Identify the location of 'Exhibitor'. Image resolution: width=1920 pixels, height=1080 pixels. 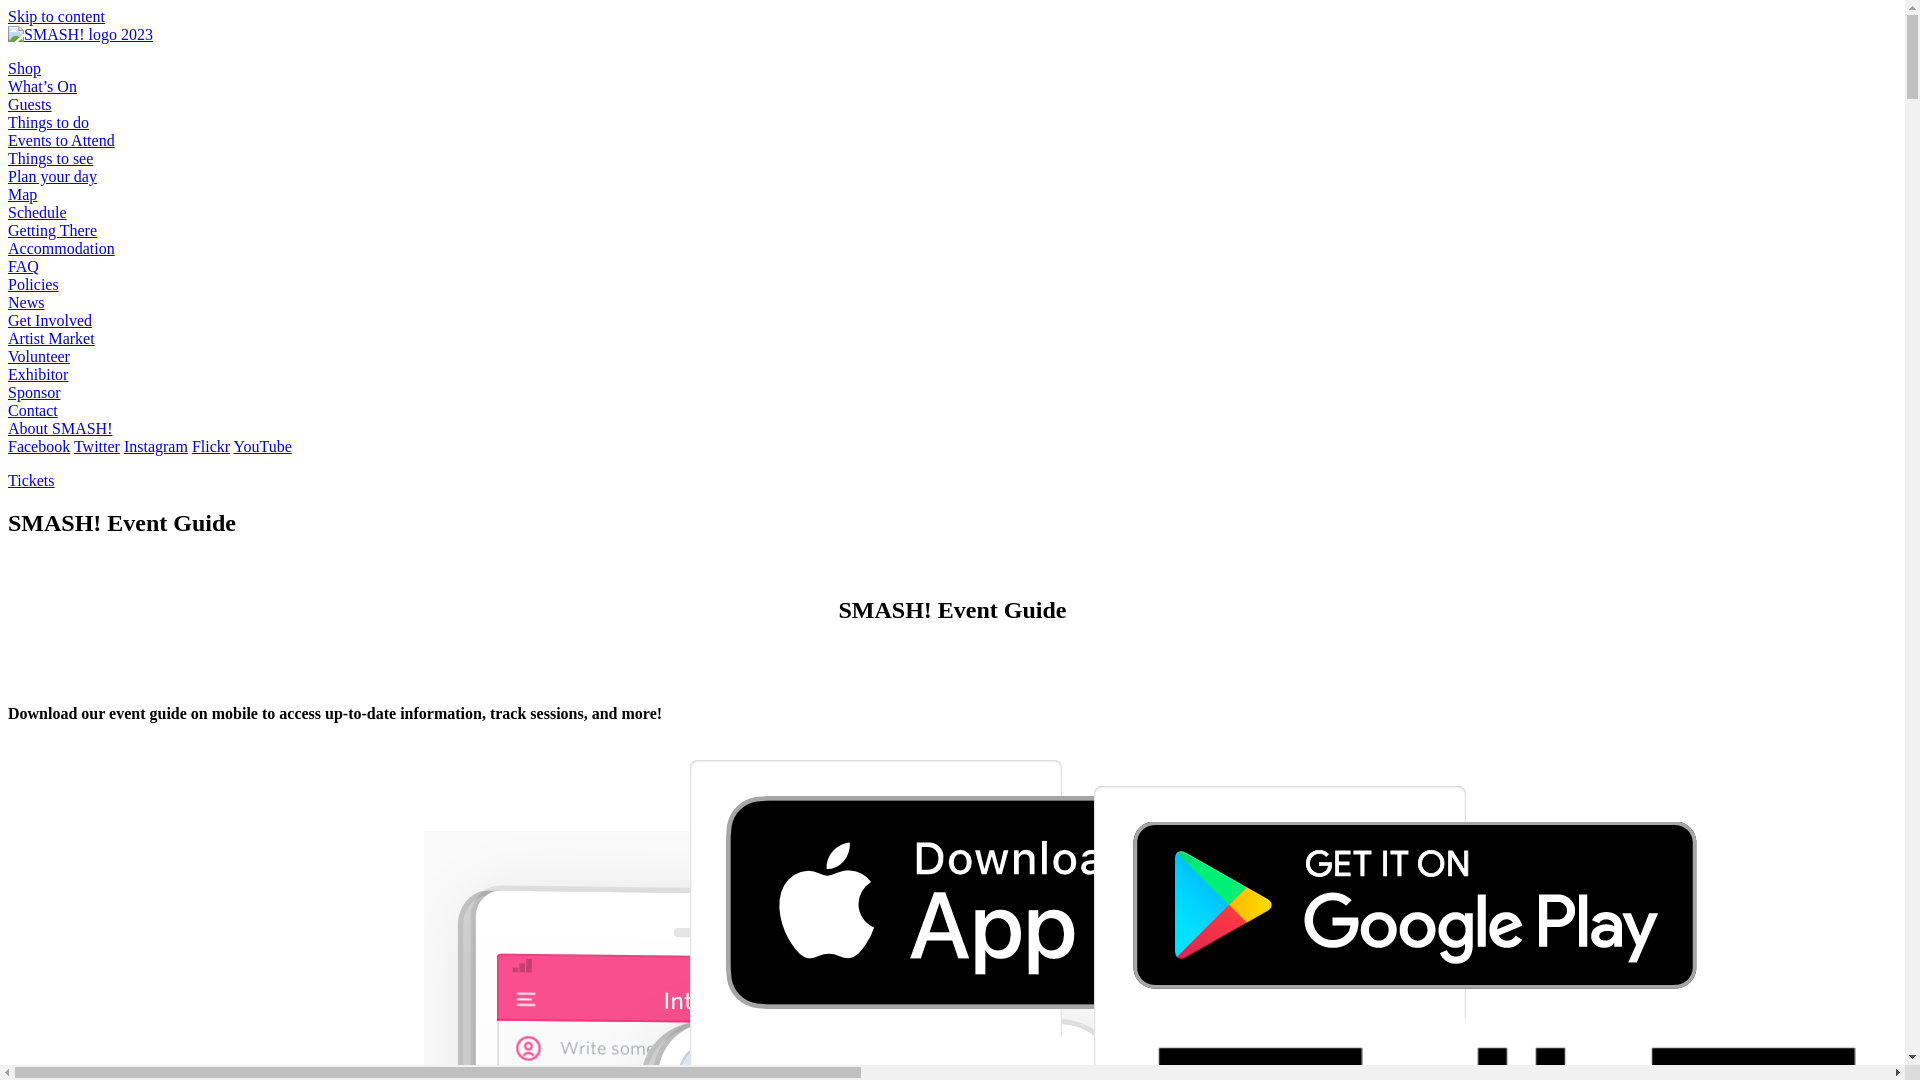
(38, 374).